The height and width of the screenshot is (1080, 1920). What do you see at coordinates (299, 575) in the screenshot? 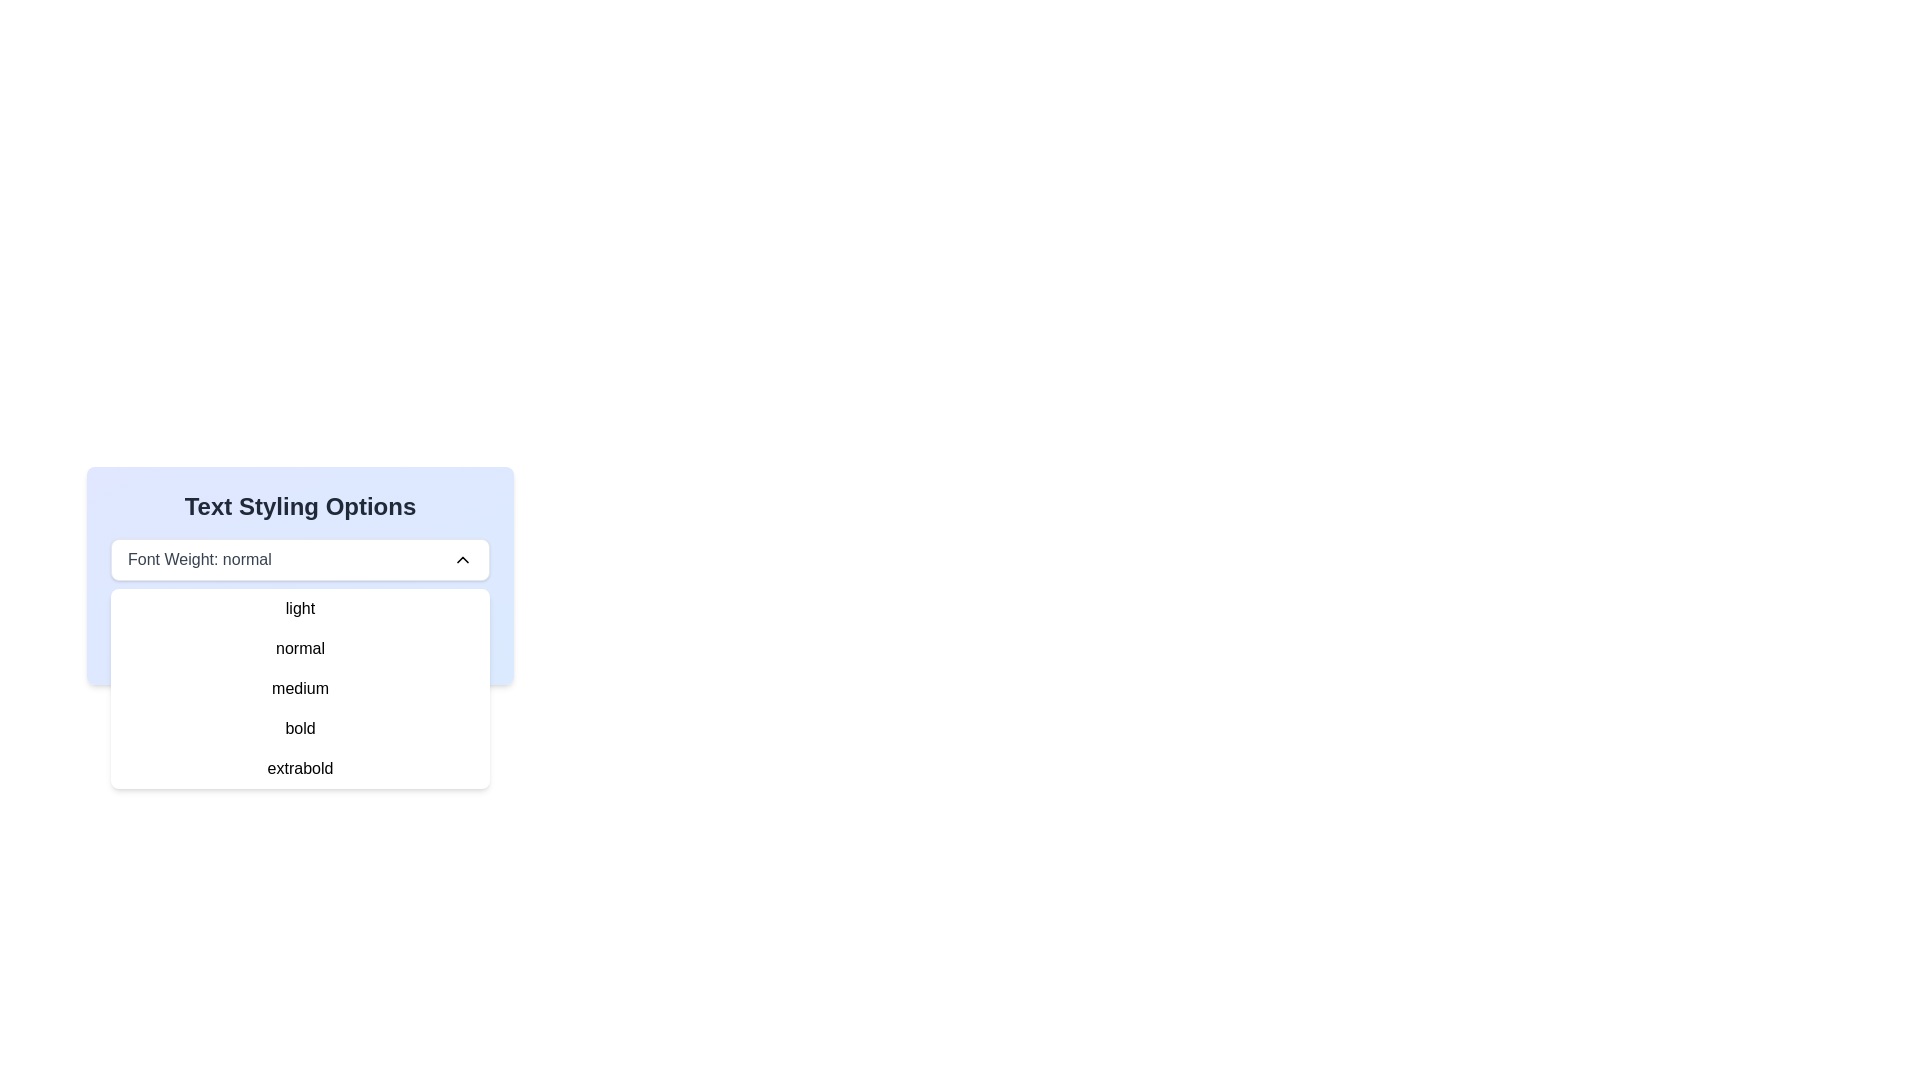
I see `the dropdown menu options of the 'Font Weight' selection in the 'Text Styling Options' card` at bounding box center [299, 575].